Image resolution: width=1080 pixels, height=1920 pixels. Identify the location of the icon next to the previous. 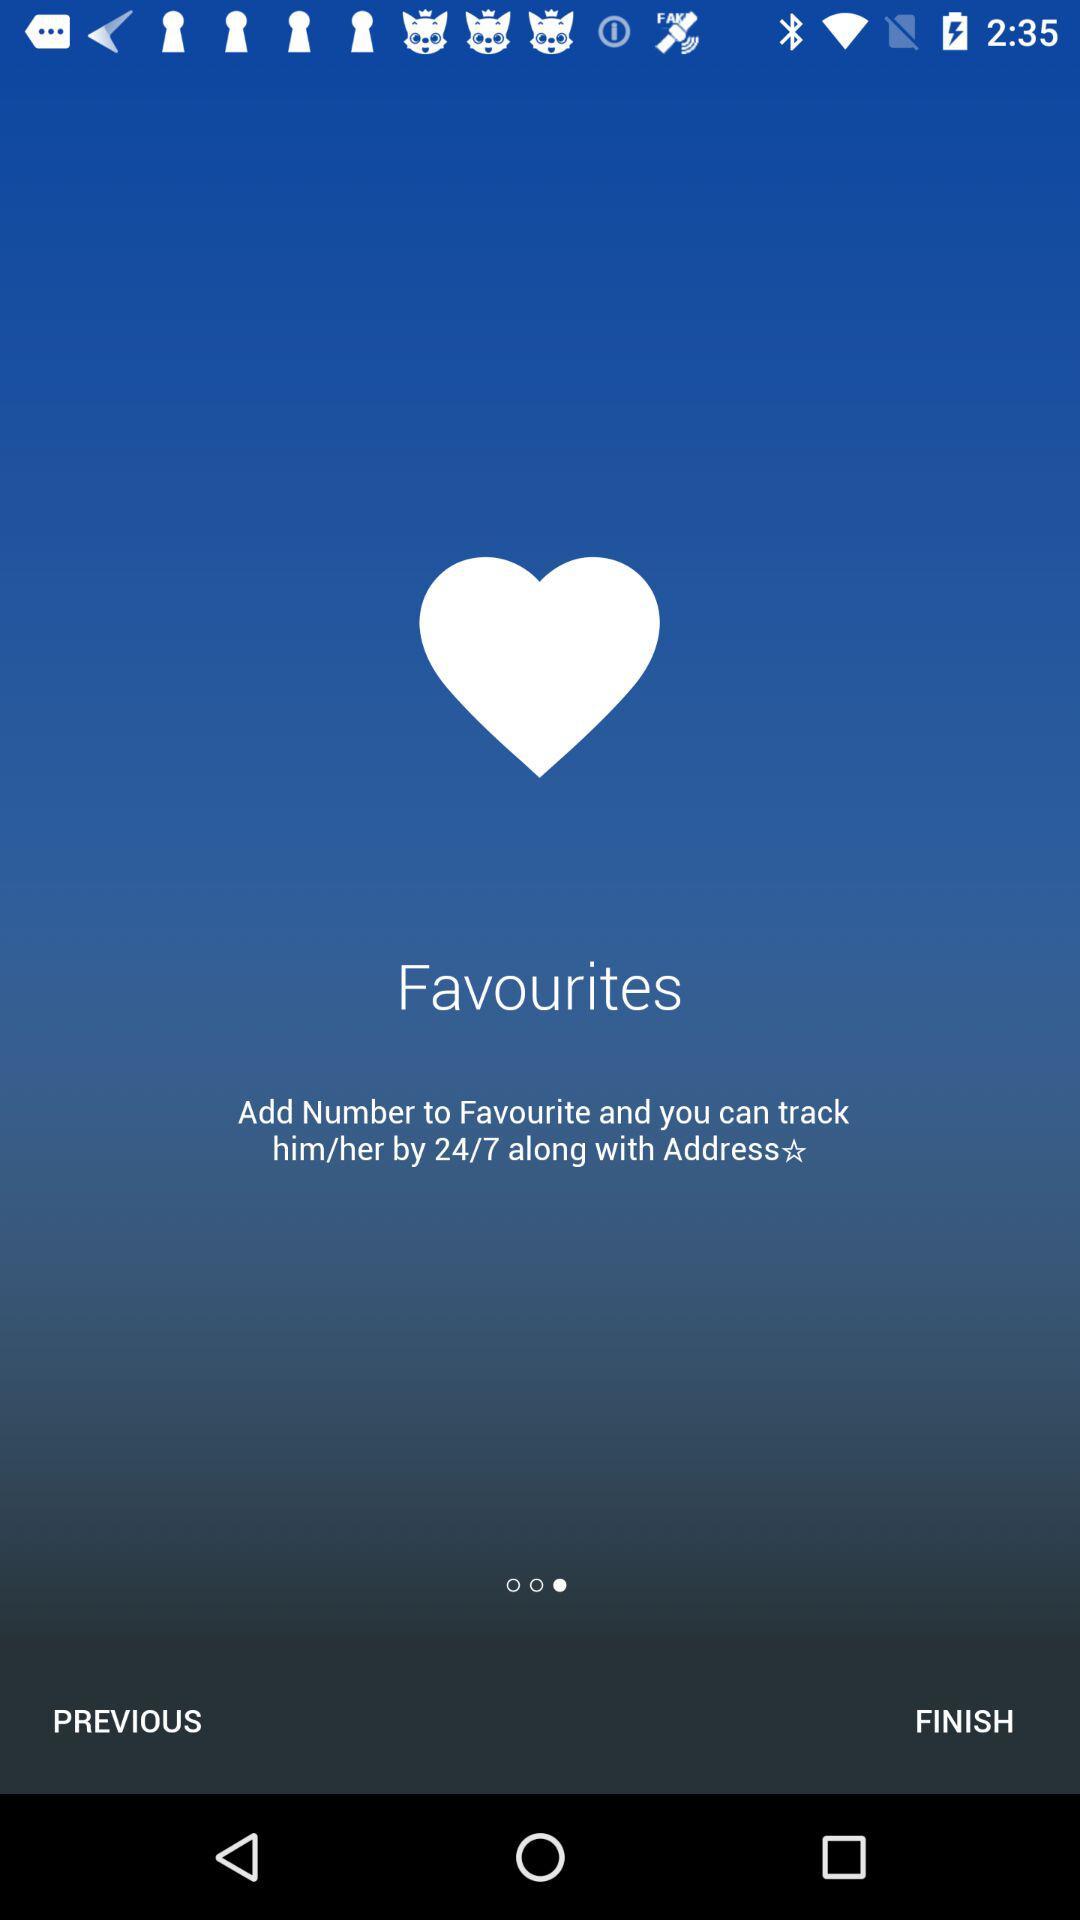
(963, 1719).